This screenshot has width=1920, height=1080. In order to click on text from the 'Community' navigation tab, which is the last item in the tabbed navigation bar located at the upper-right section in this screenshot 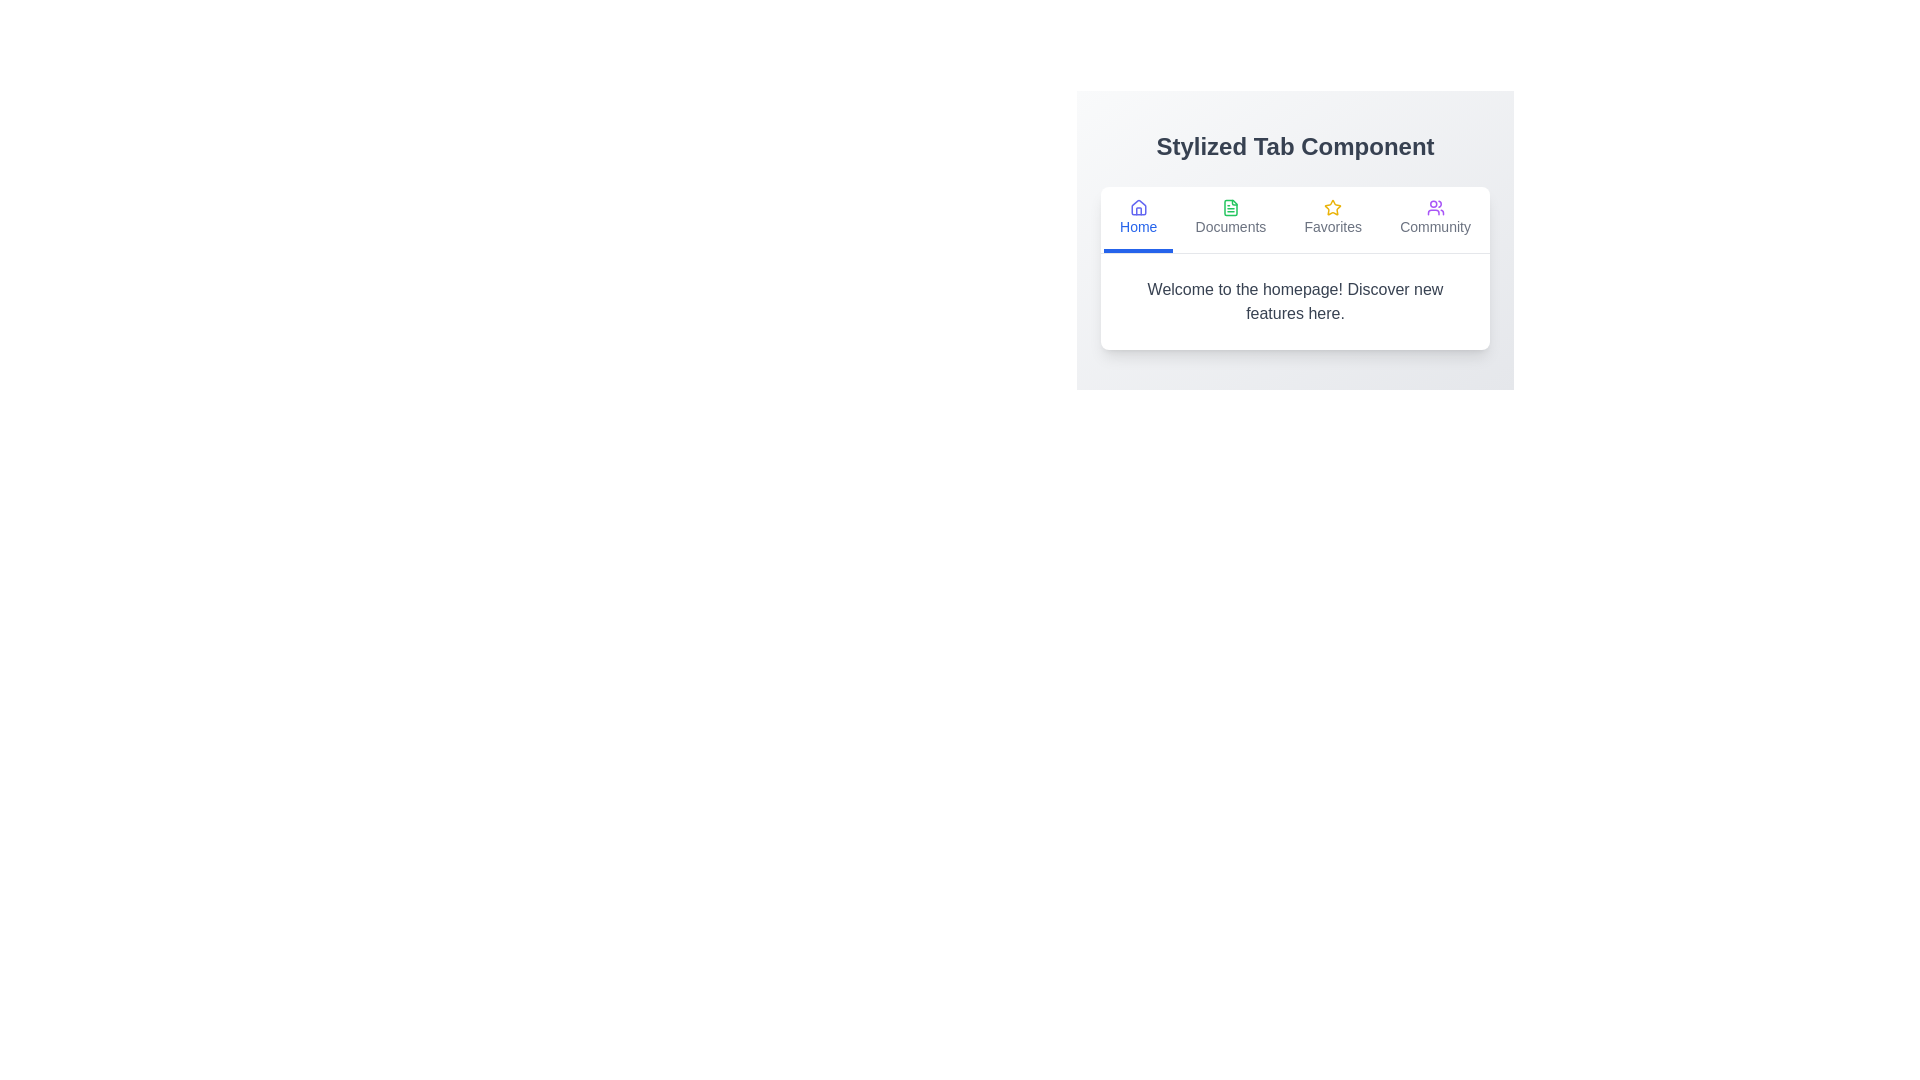, I will do `click(1434, 226)`.